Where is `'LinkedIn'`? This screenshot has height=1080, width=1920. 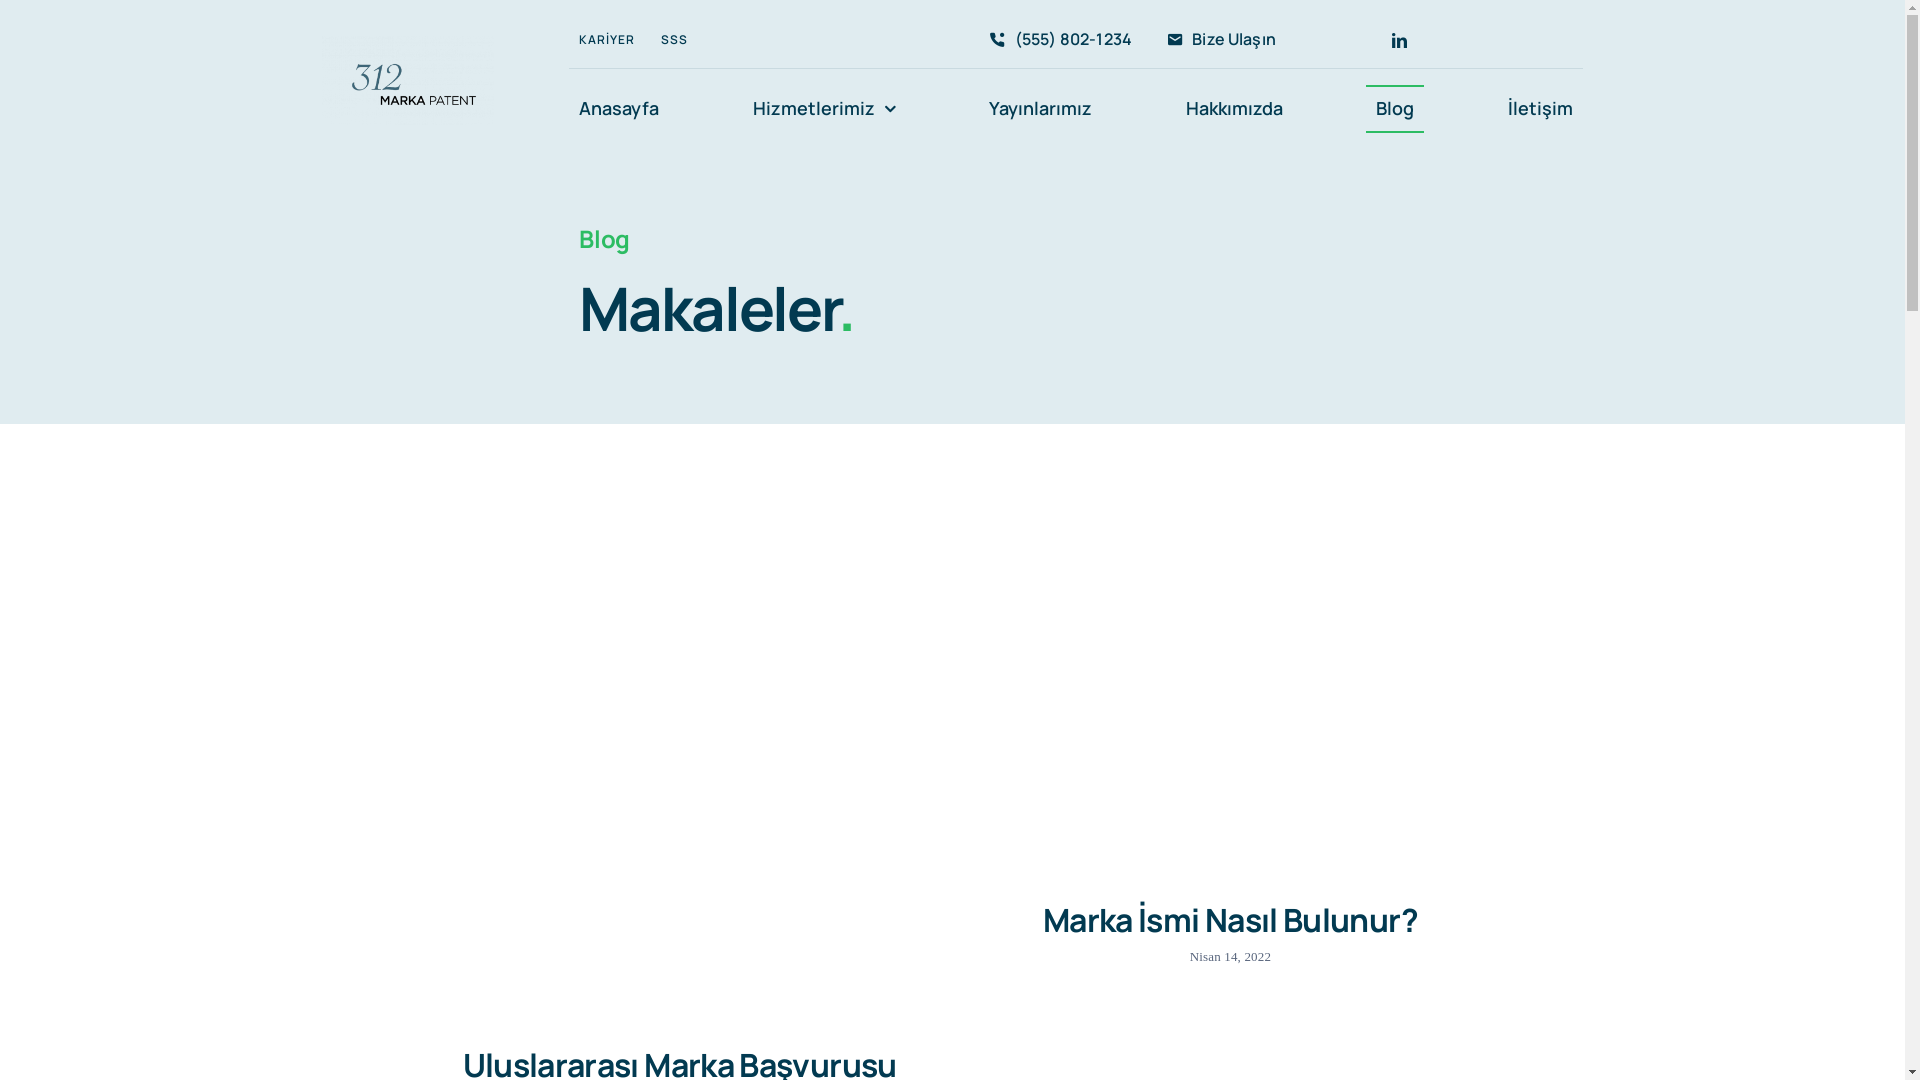 'LinkedIn' is located at coordinates (1398, 40).